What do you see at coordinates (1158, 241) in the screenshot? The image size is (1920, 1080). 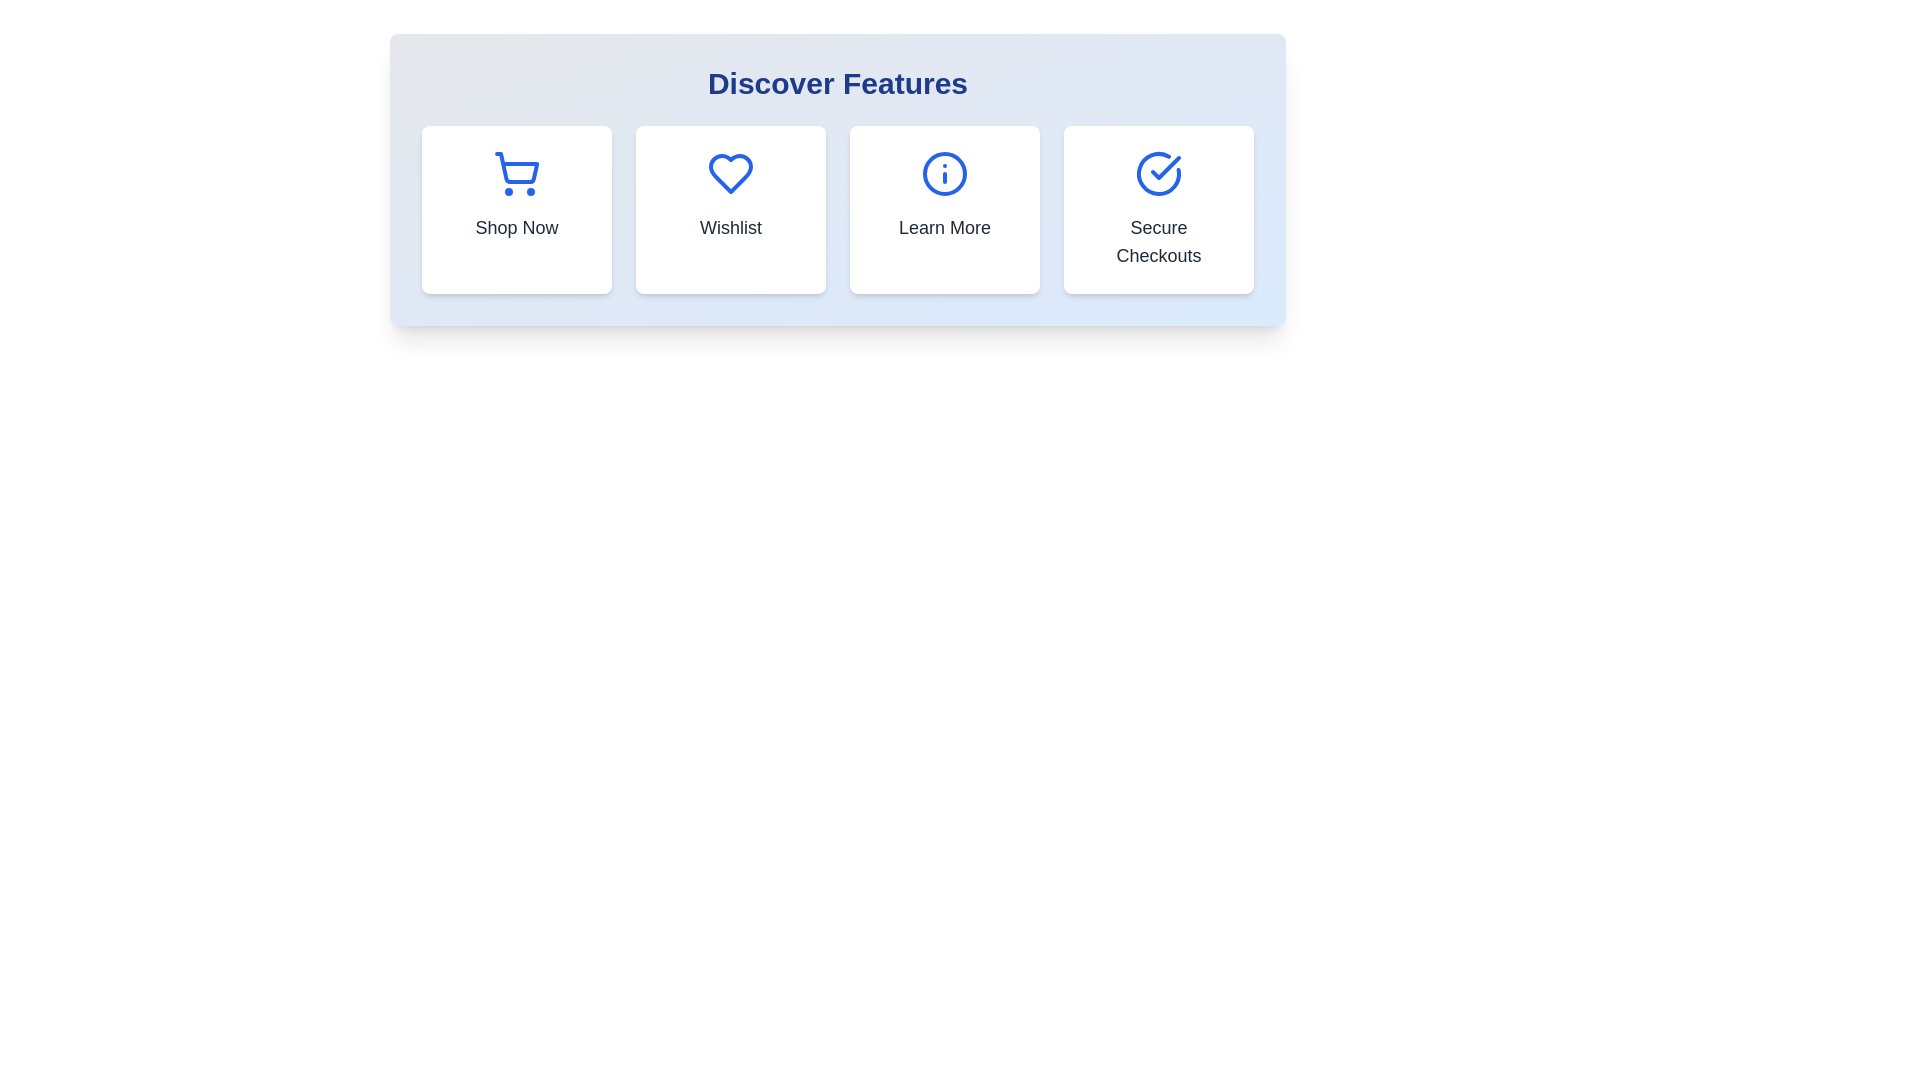 I see `the text label displaying 'Secure Checkouts' in dark gray font, centered alignment, with two lines of text and a bold style, located in the fourth feature of the 'Discover Features' group` at bounding box center [1158, 241].